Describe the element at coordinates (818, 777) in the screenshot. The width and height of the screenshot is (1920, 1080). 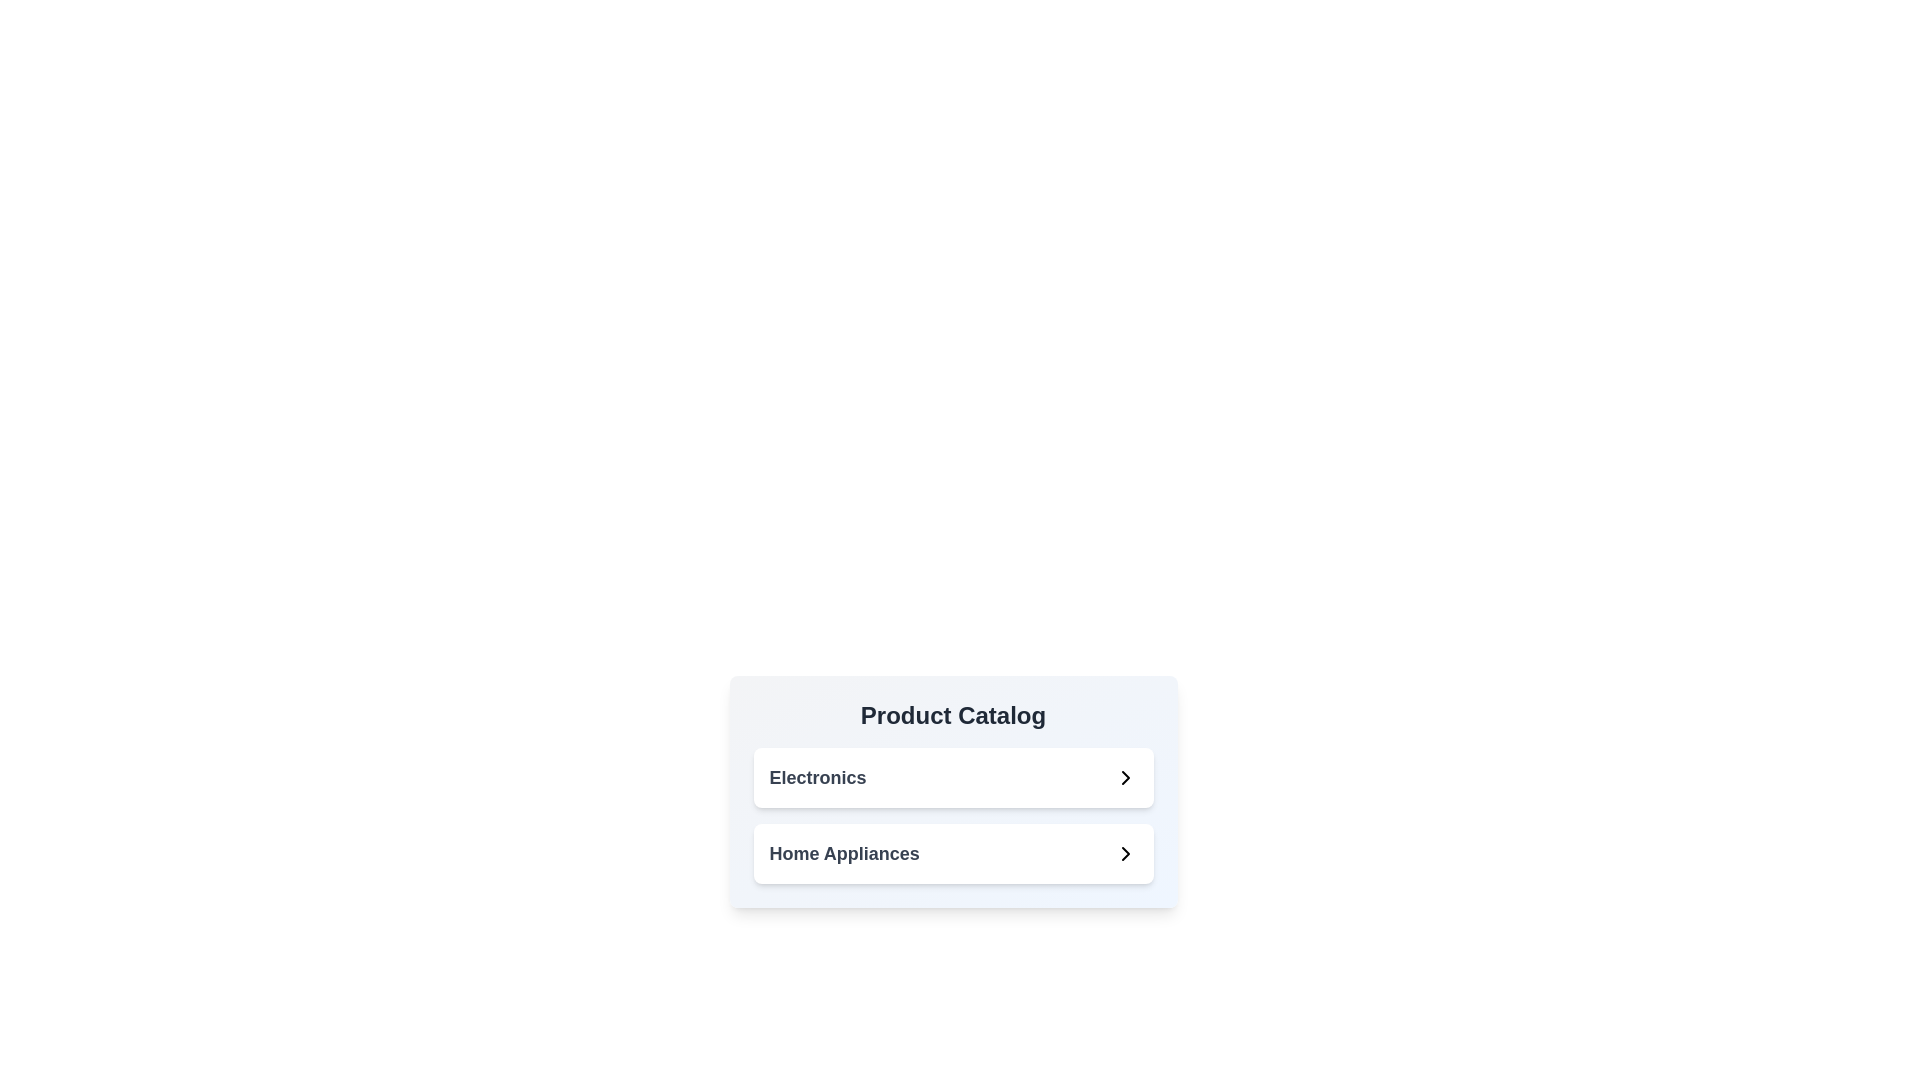
I see `the text label indicating the 'Electronics' category located in the middle-right area of the 'Product Catalog' card` at that location.